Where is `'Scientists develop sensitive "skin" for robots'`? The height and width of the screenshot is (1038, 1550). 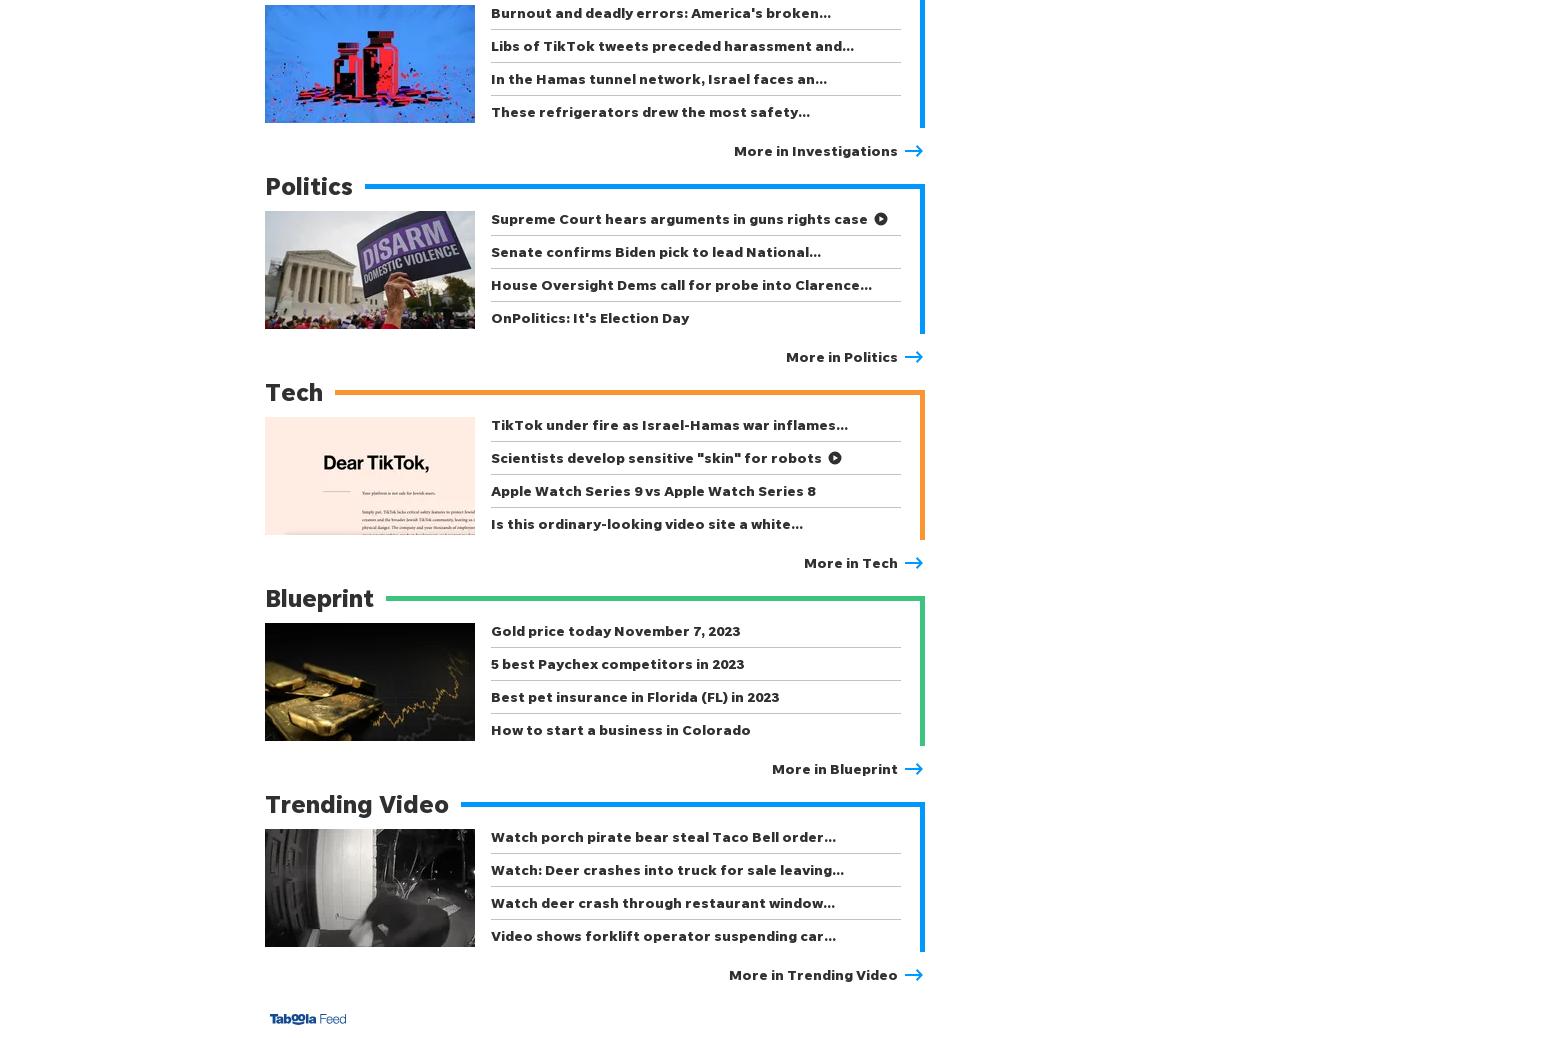 'Scientists develop sensitive "skin" for robots' is located at coordinates (490, 457).